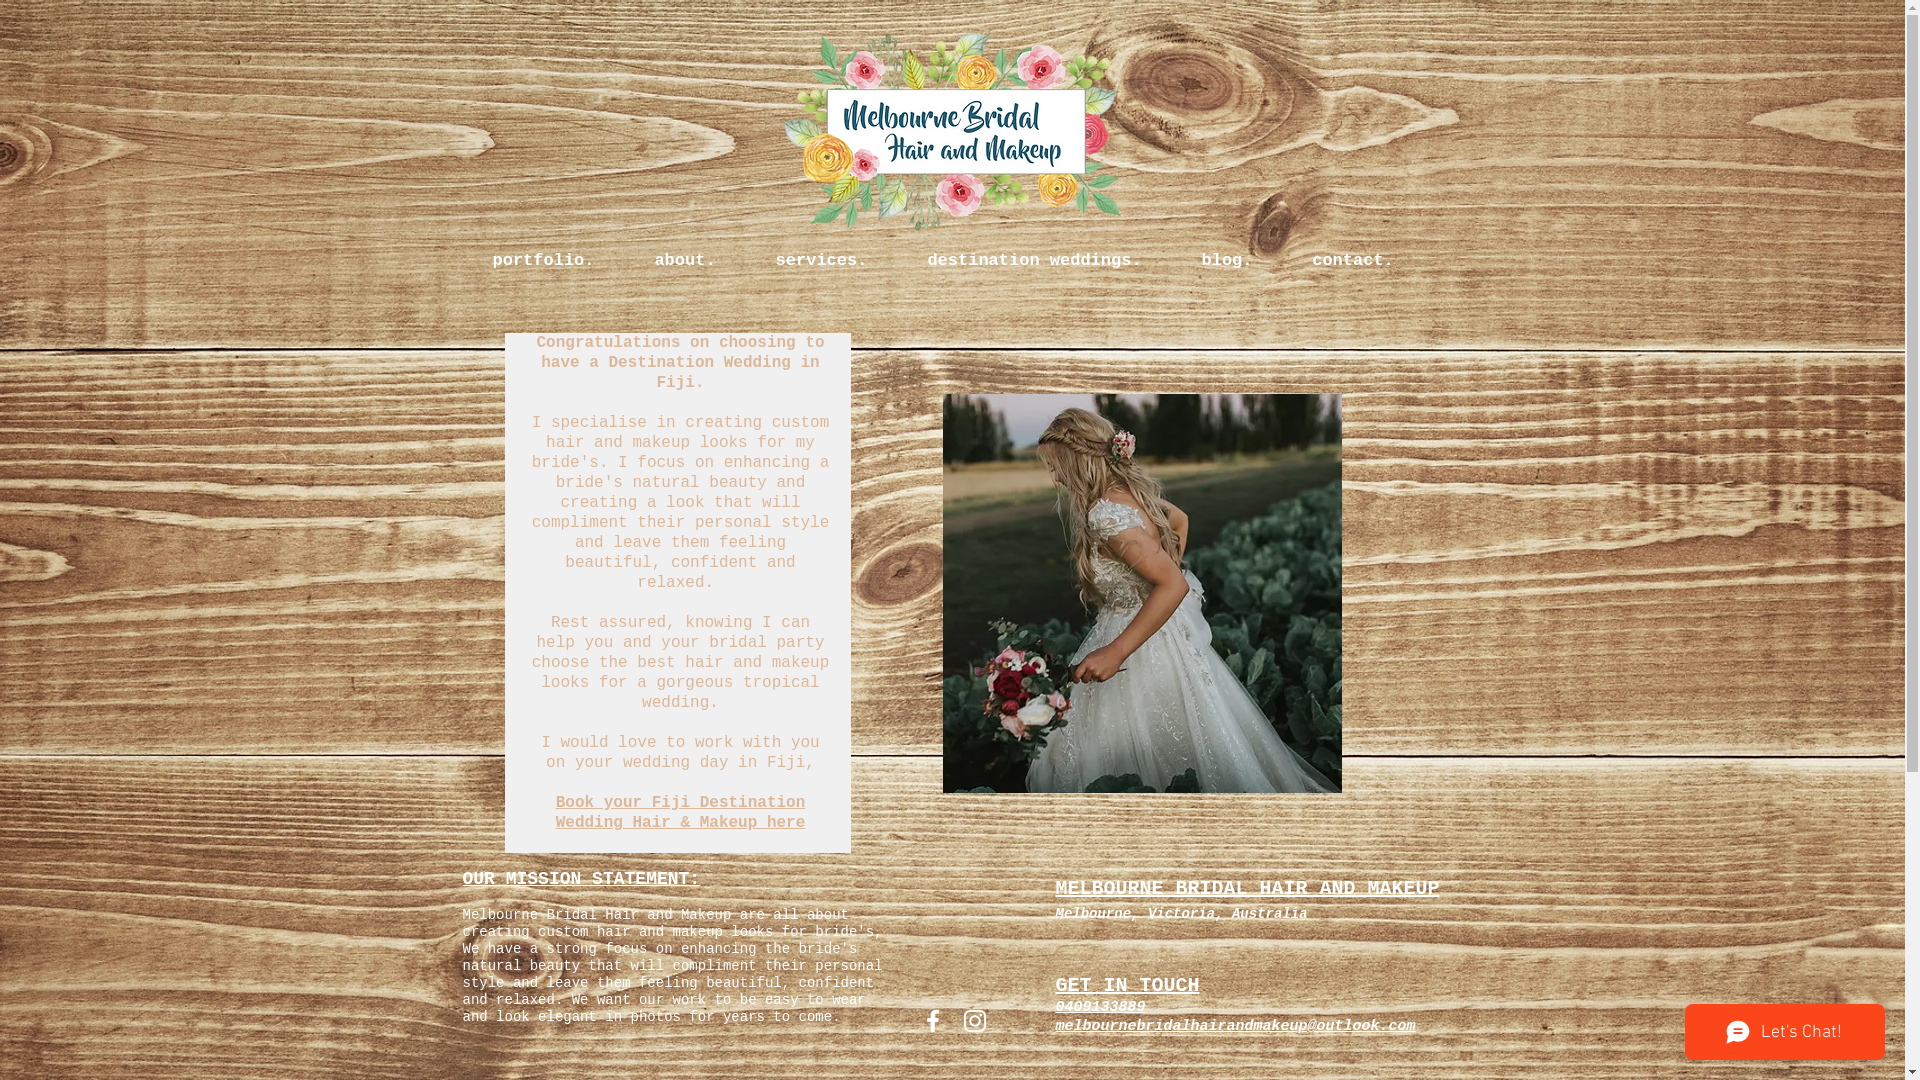 This screenshot has width=1920, height=1080. What do you see at coordinates (744, 260) in the screenshot?
I see `'services.'` at bounding box center [744, 260].